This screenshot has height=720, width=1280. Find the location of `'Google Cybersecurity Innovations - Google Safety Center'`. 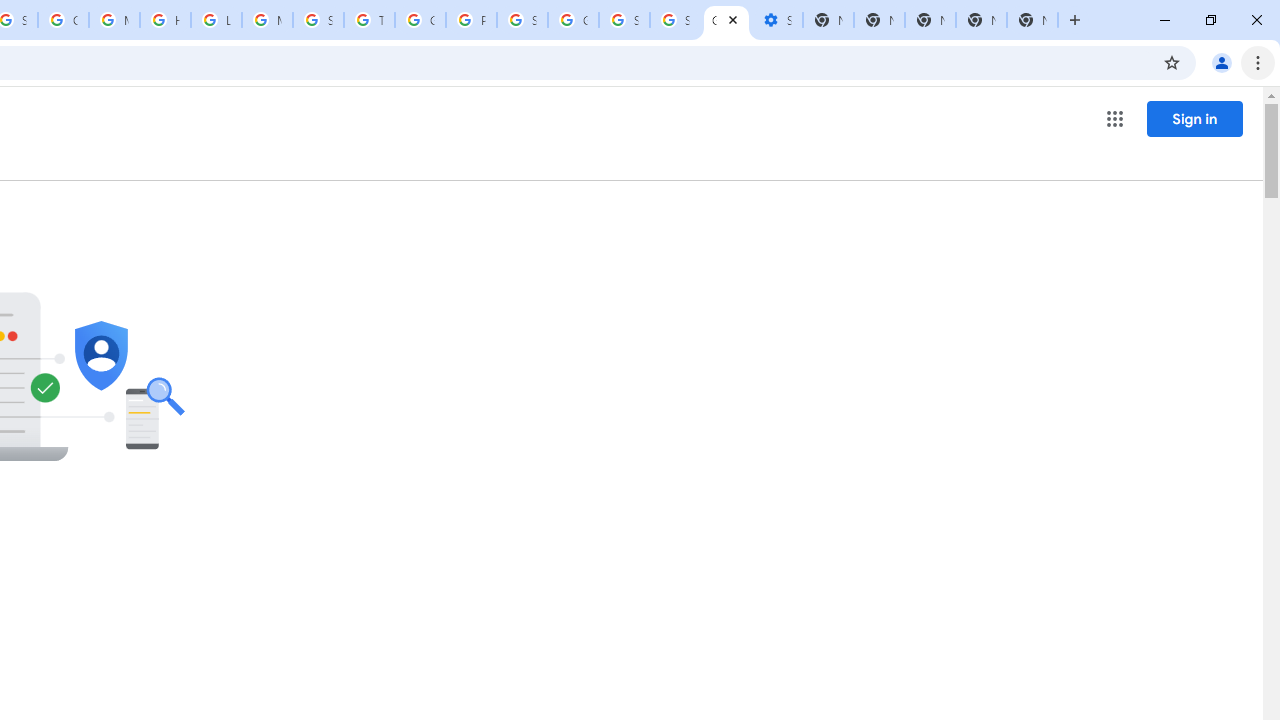

'Google Cybersecurity Innovations - Google Safety Center' is located at coordinates (572, 20).